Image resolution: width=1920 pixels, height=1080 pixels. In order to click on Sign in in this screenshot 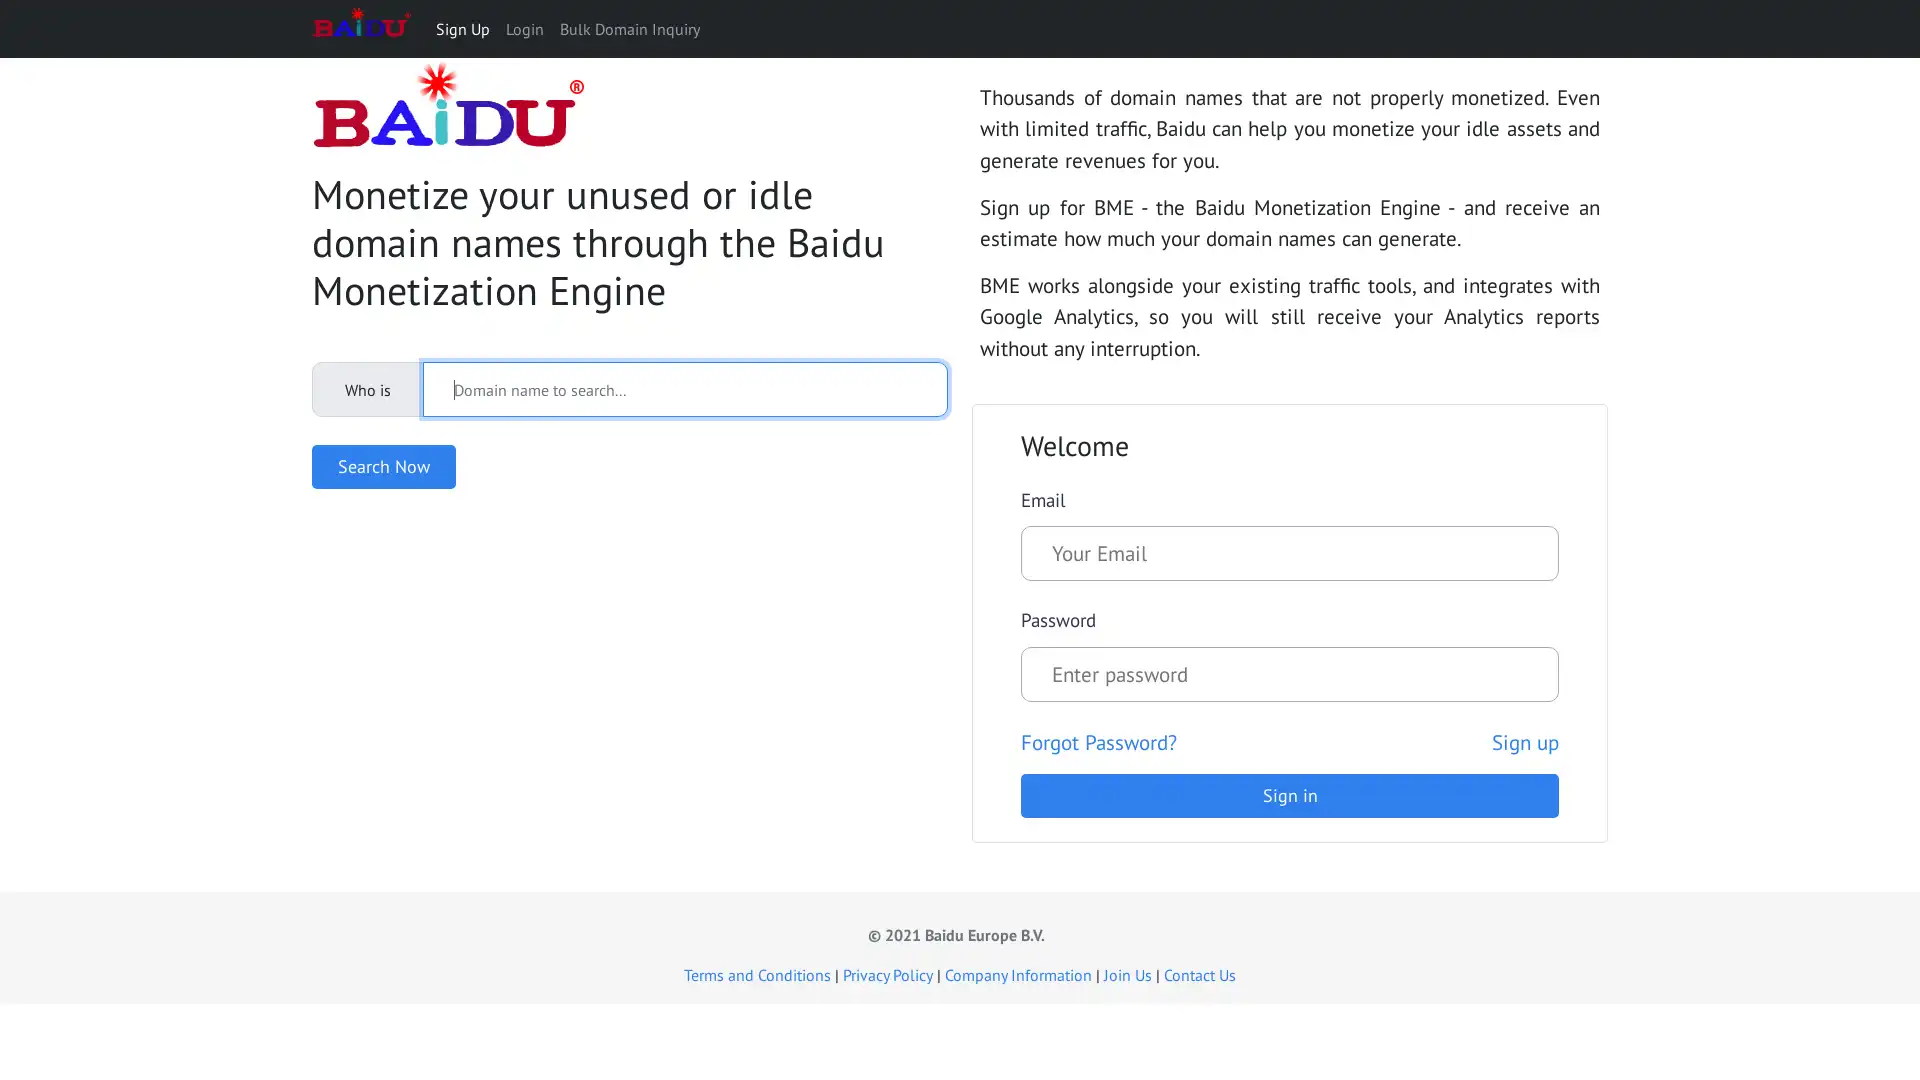, I will do `click(1290, 793)`.